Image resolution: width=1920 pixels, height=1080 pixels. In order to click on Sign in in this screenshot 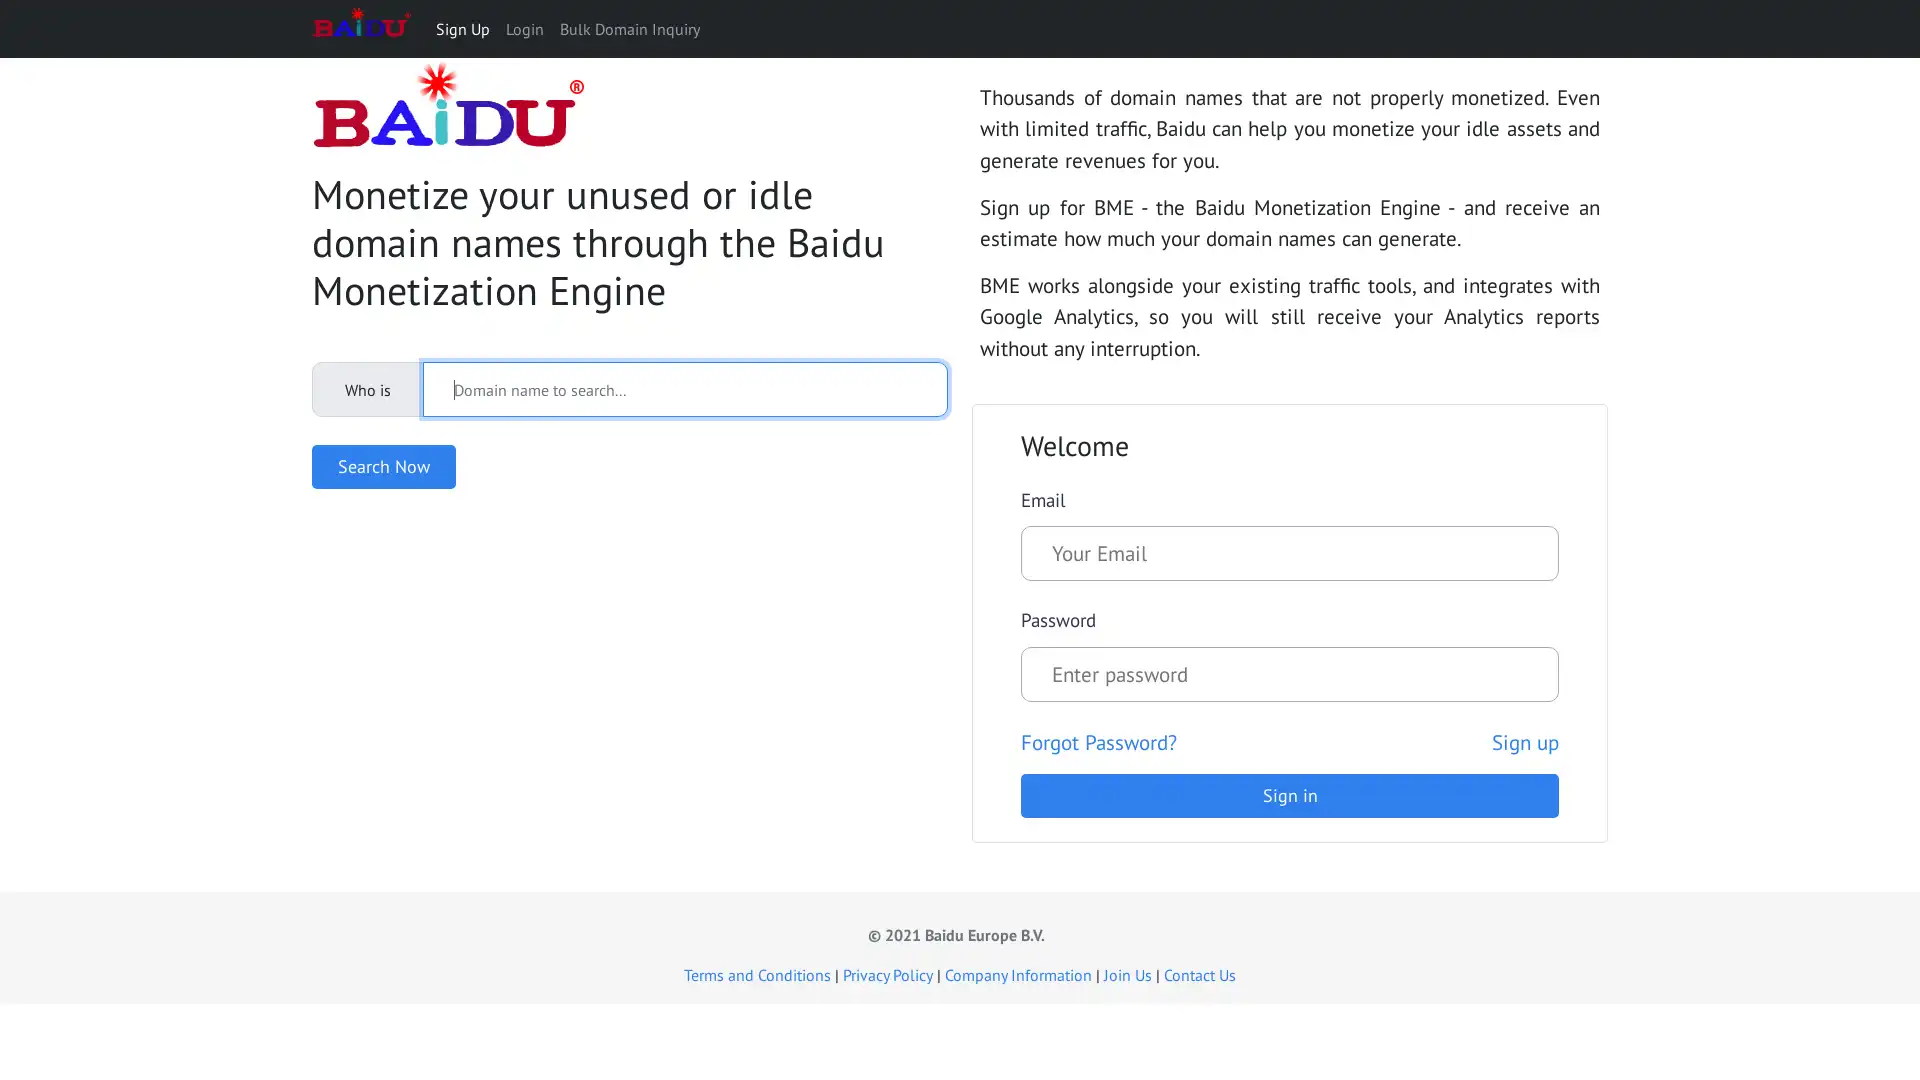, I will do `click(1290, 793)`.